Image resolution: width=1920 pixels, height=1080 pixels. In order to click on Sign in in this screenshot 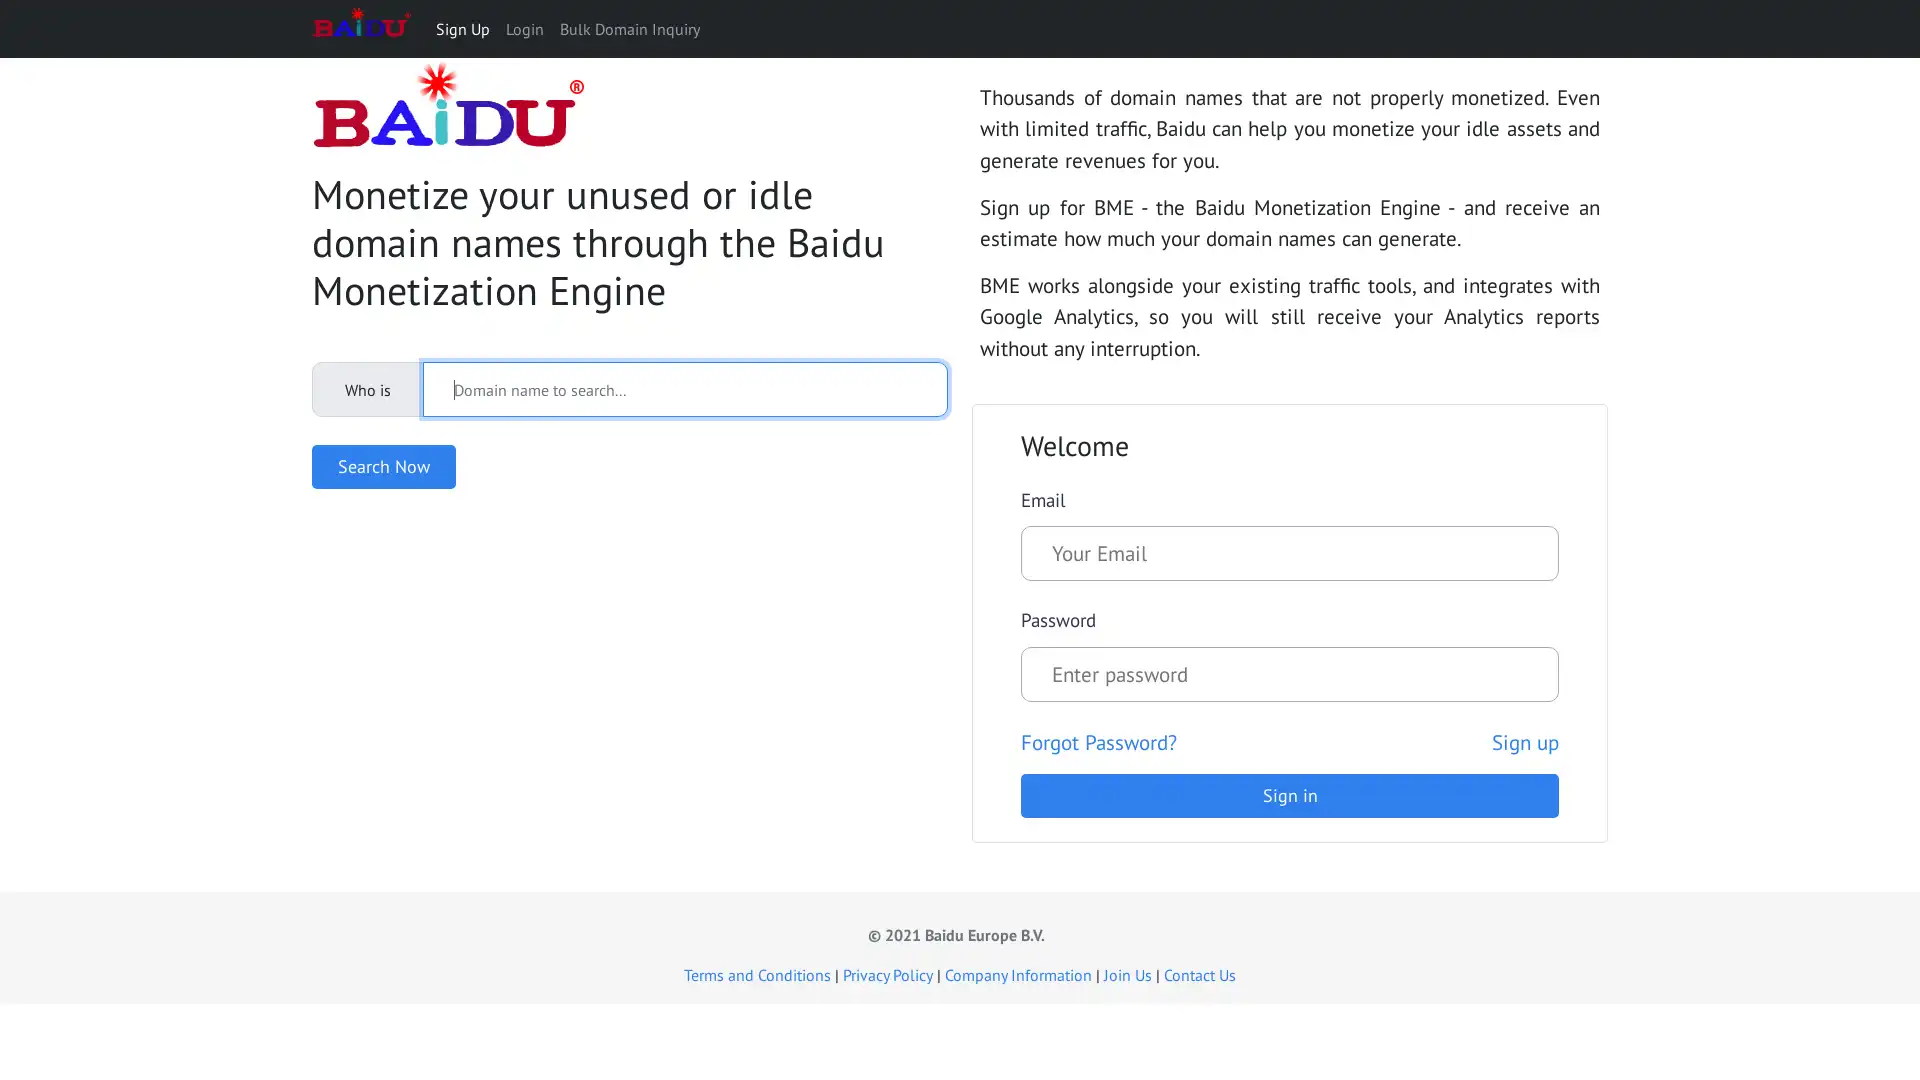, I will do `click(1290, 793)`.